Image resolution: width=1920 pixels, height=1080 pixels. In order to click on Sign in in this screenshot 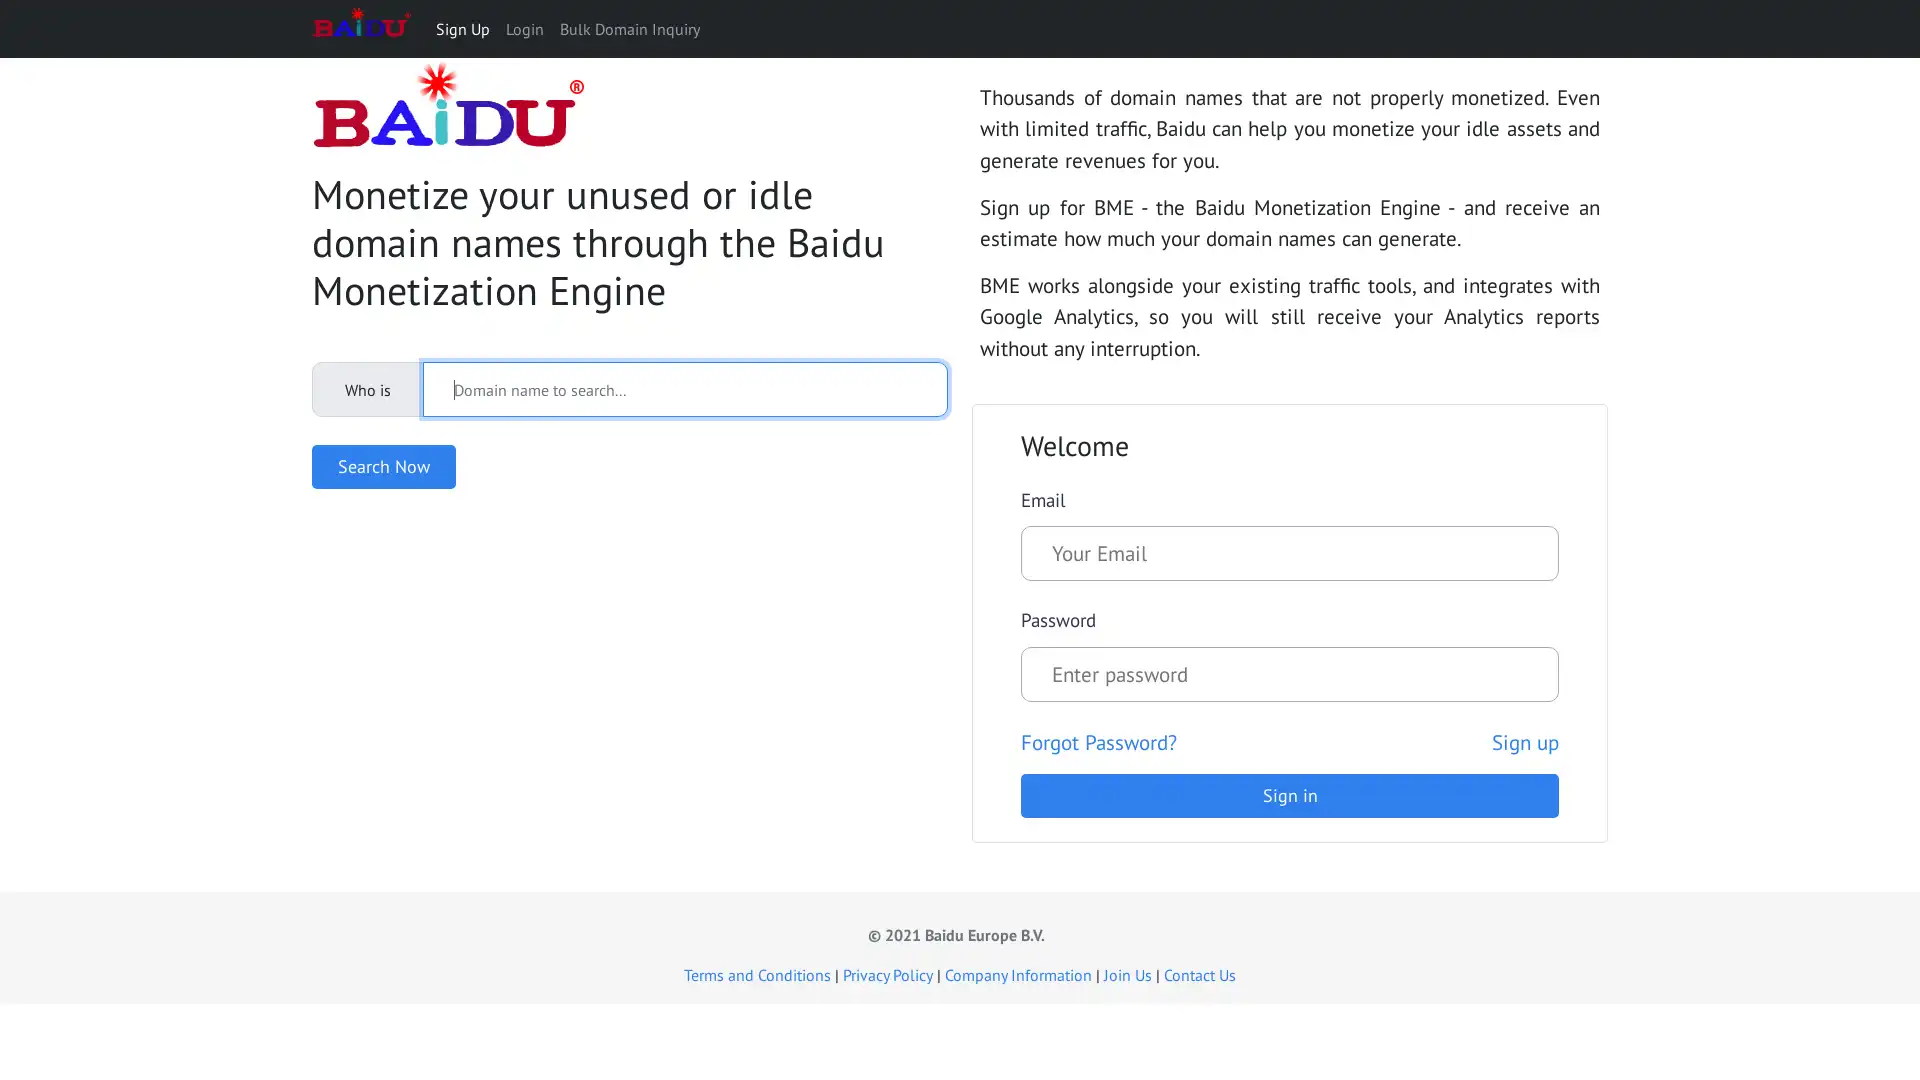, I will do `click(1290, 793)`.